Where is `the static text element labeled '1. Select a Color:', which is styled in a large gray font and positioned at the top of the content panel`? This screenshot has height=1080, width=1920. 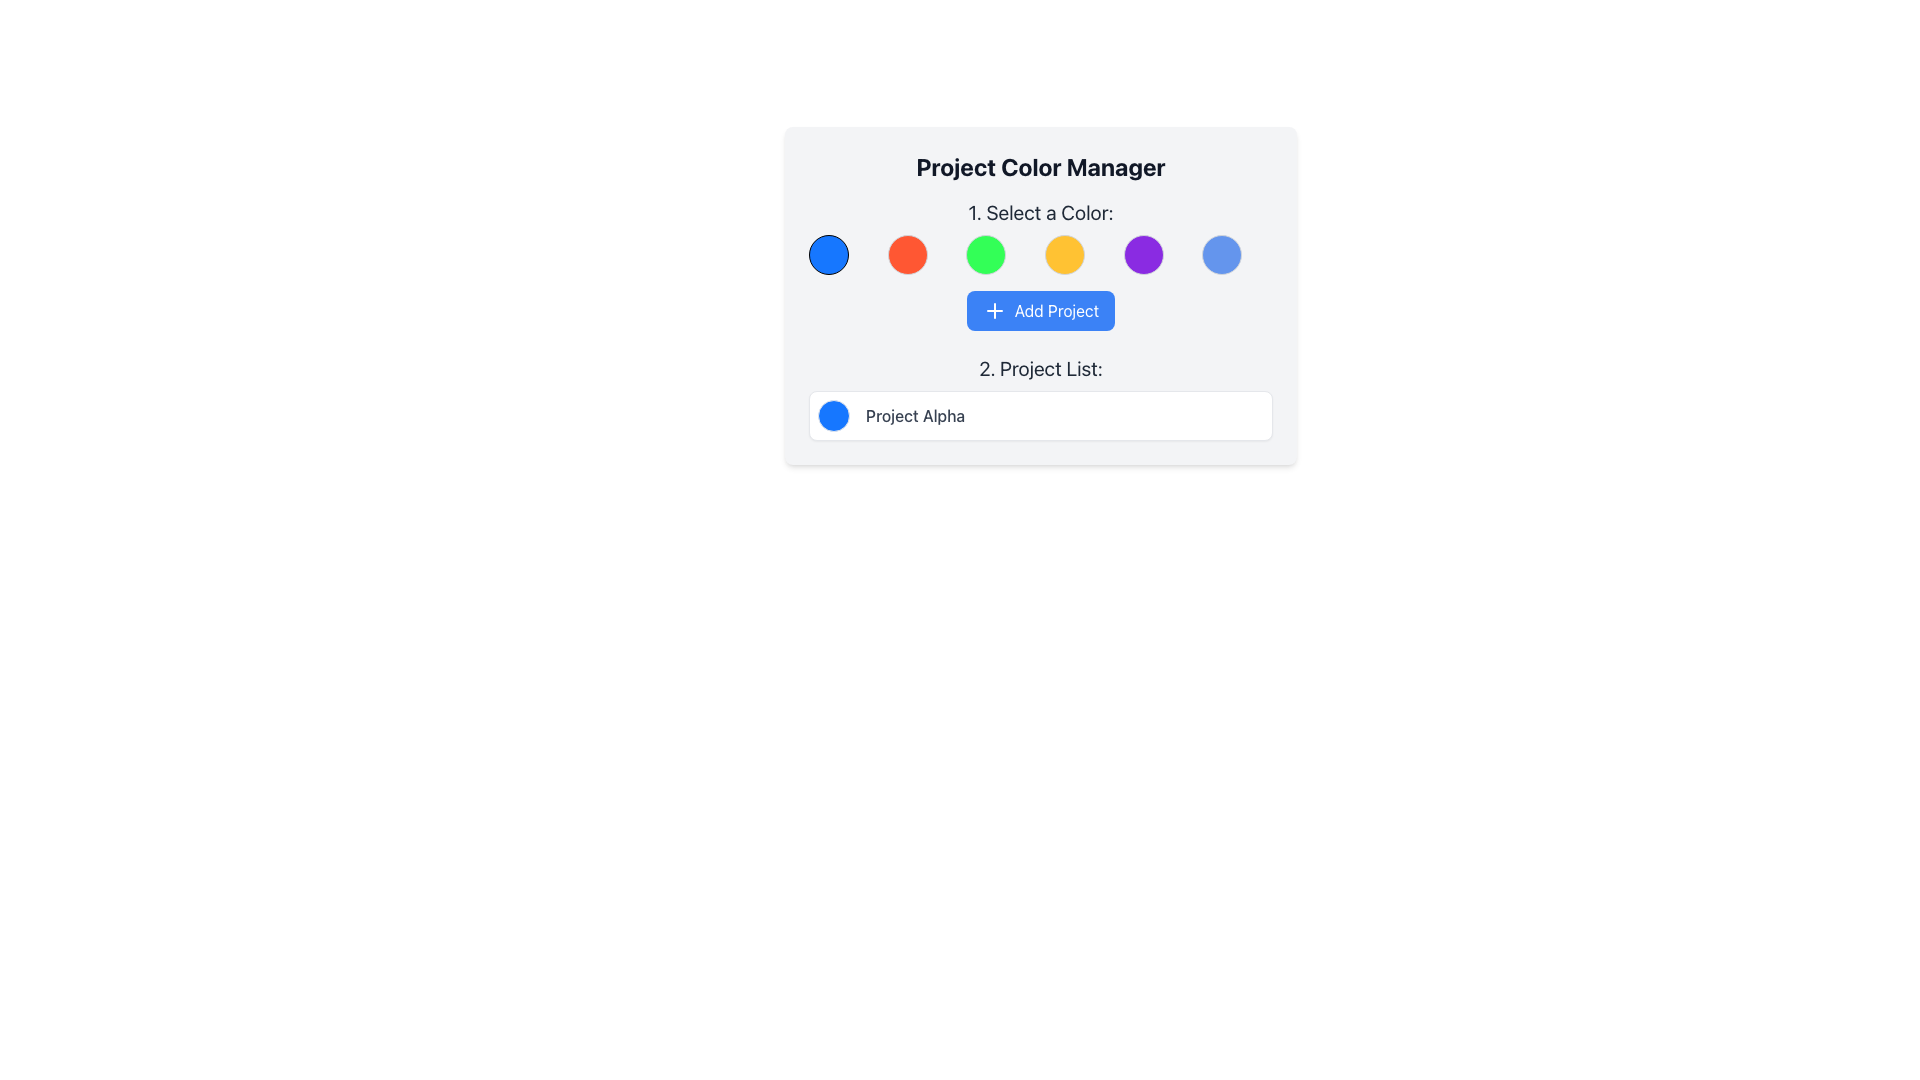 the static text element labeled '1. Select a Color:', which is styled in a large gray font and positioned at the top of the content panel is located at coordinates (1040, 212).